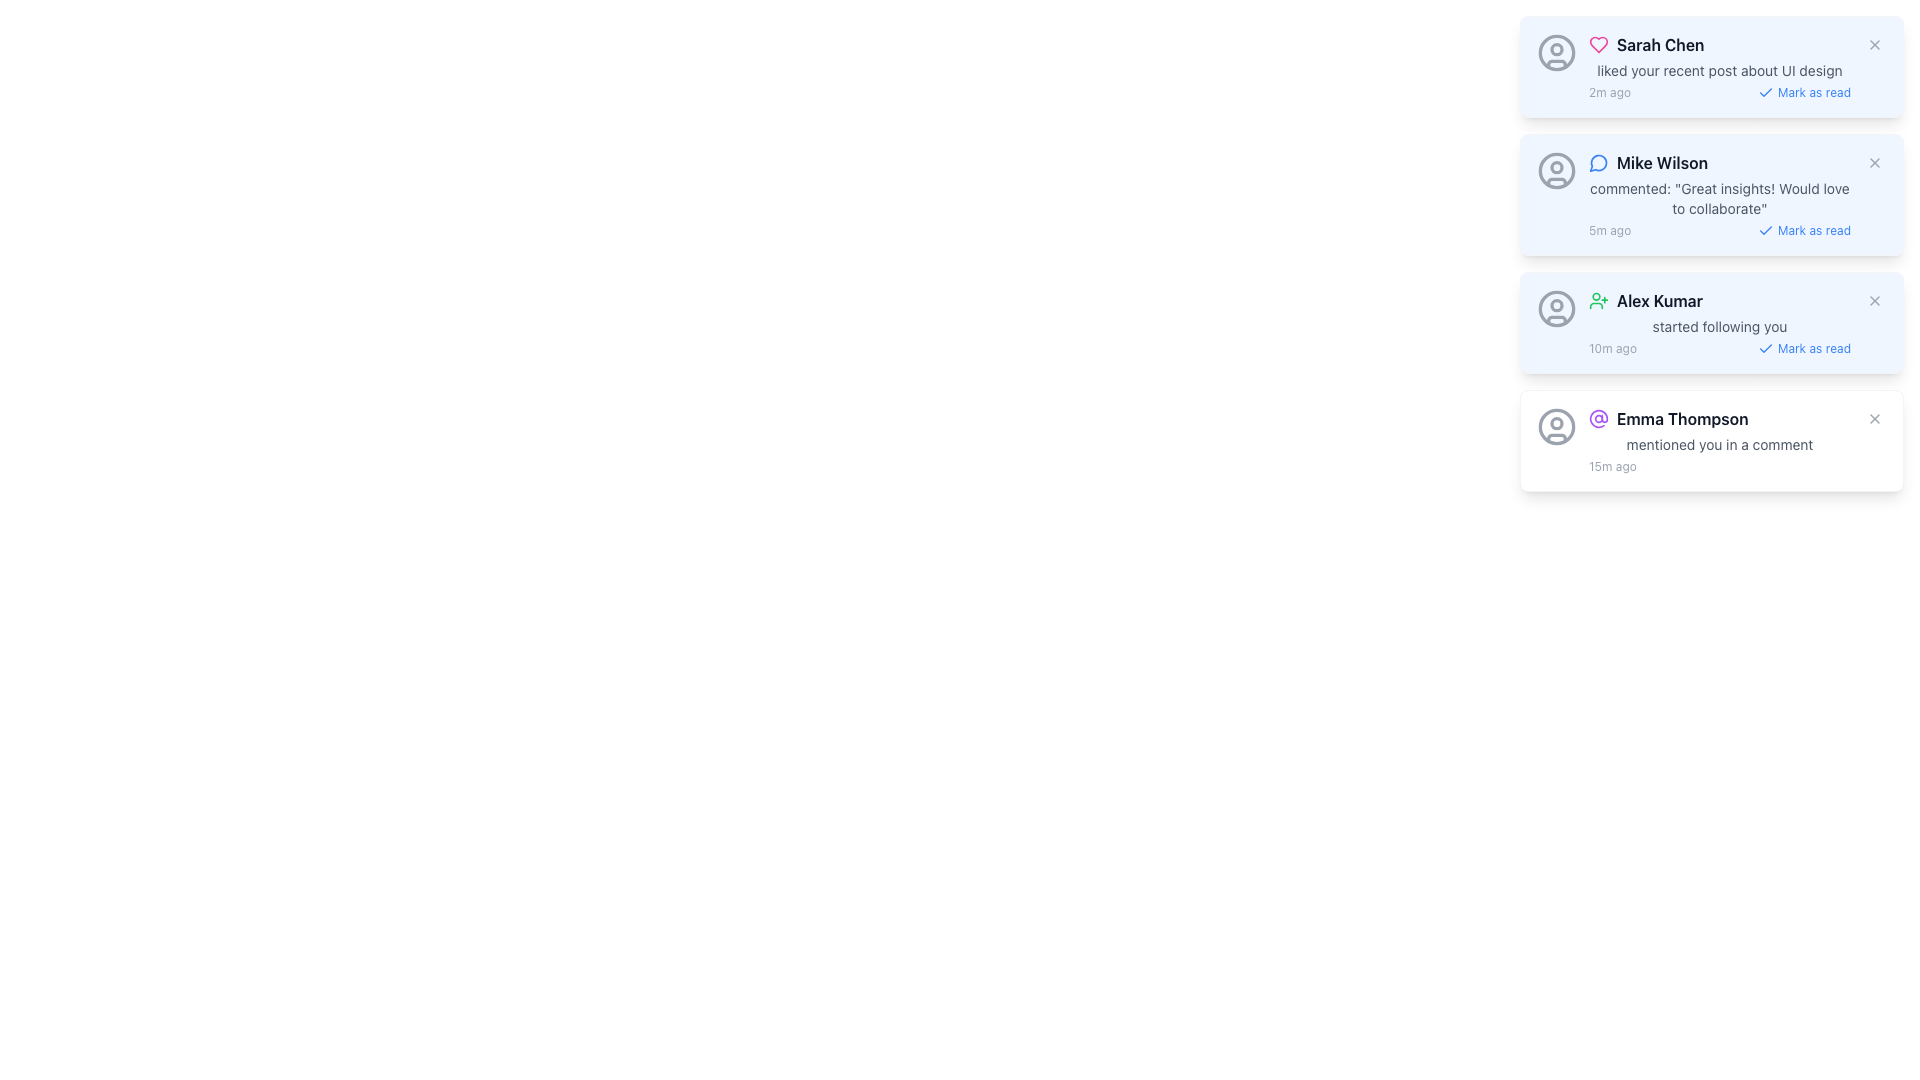 Image resolution: width=1920 pixels, height=1080 pixels. Describe the element at coordinates (1874, 161) in the screenshot. I see `the dismiss button located in the top-right corner of the notification card labeled with 'Mike Wilson'` at that location.